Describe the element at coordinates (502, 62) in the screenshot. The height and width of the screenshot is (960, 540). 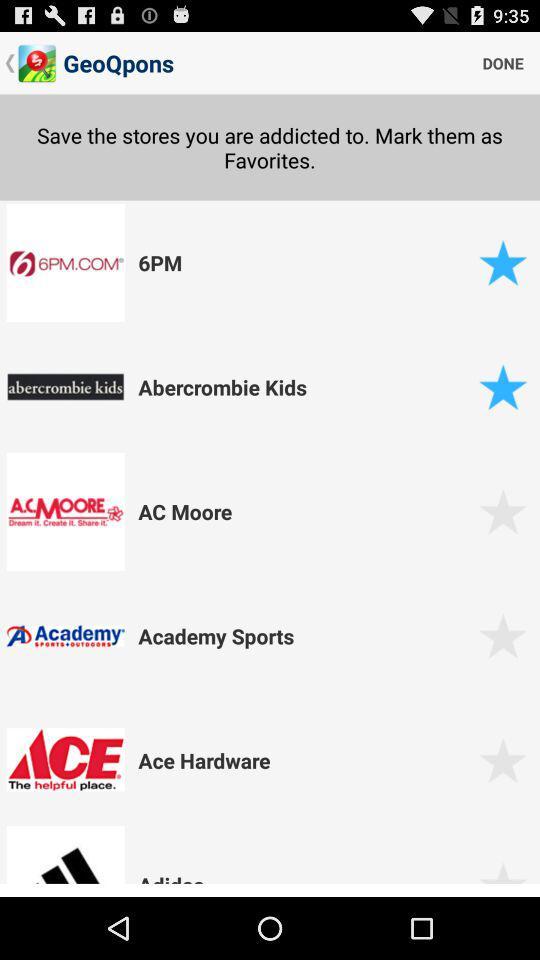
I see `the item to the right of the geoqpons item` at that location.